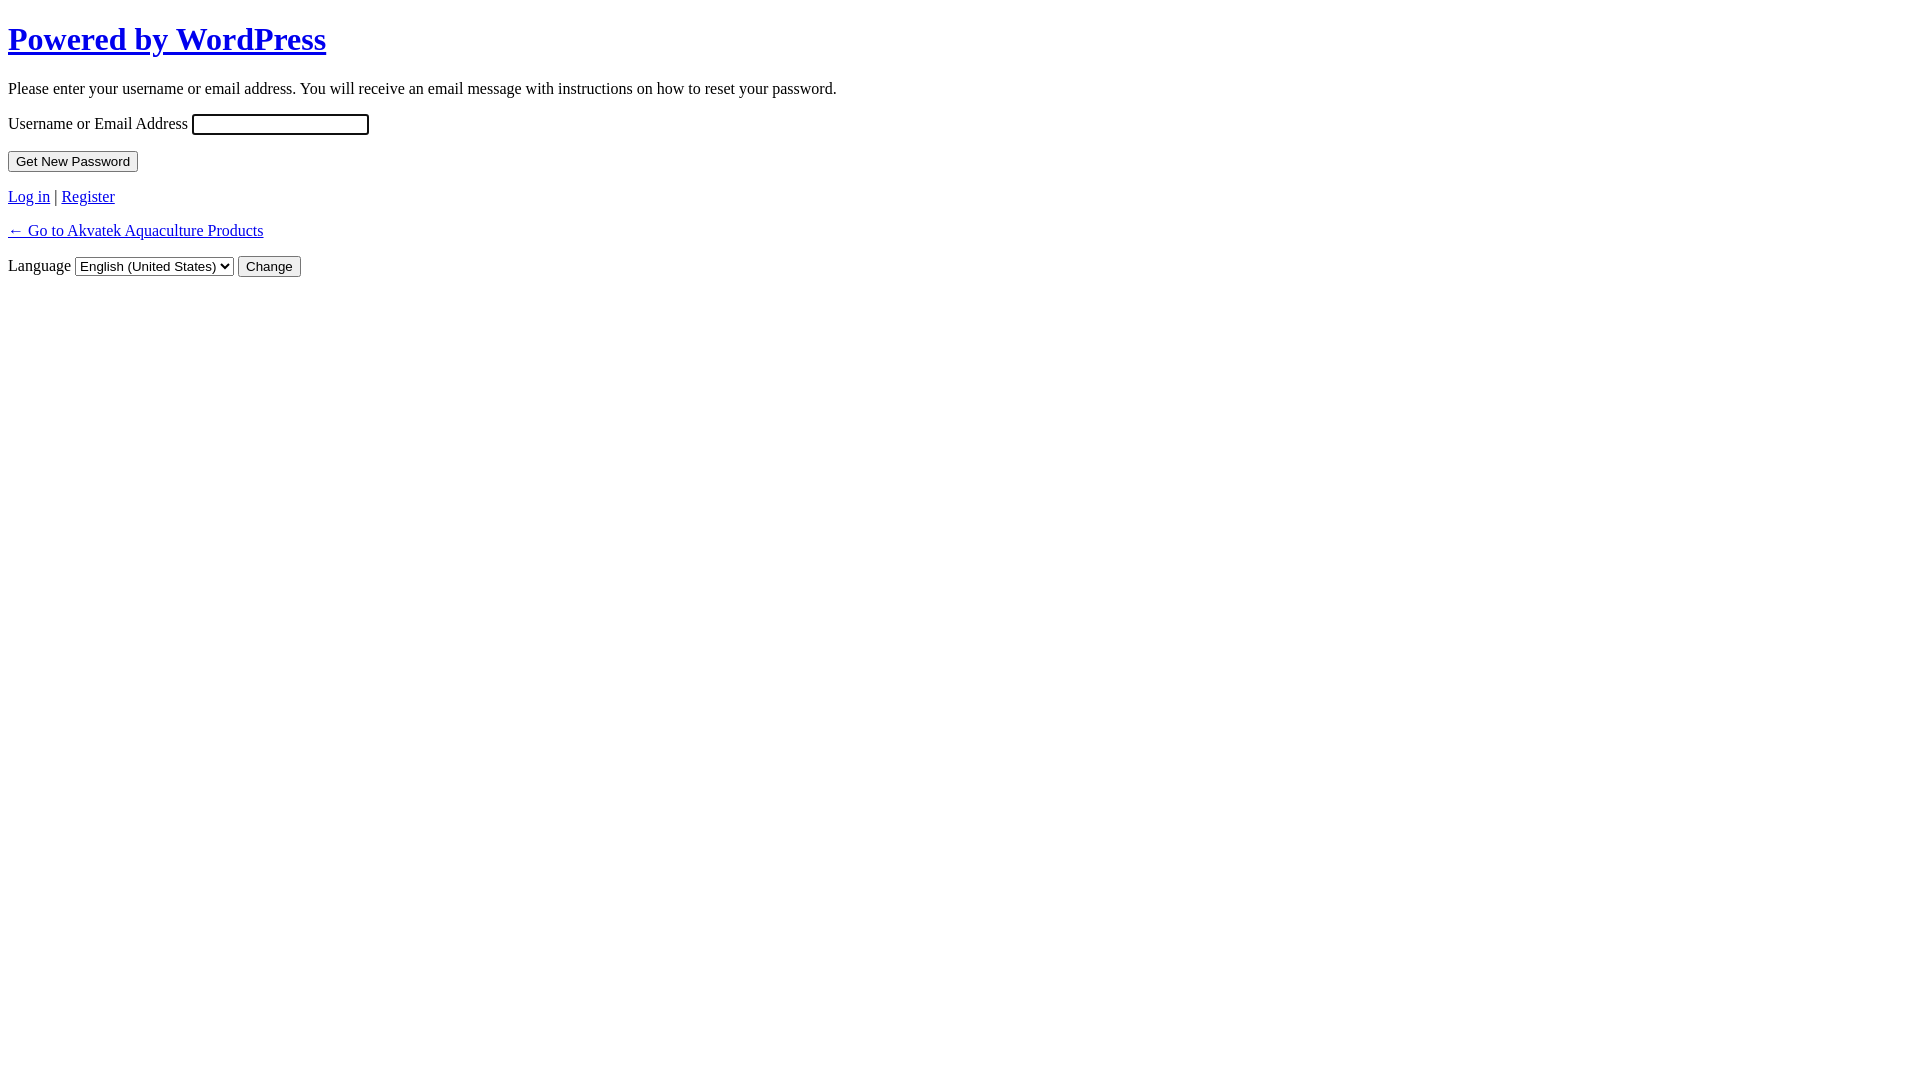  I want to click on 'Register', so click(86, 196).